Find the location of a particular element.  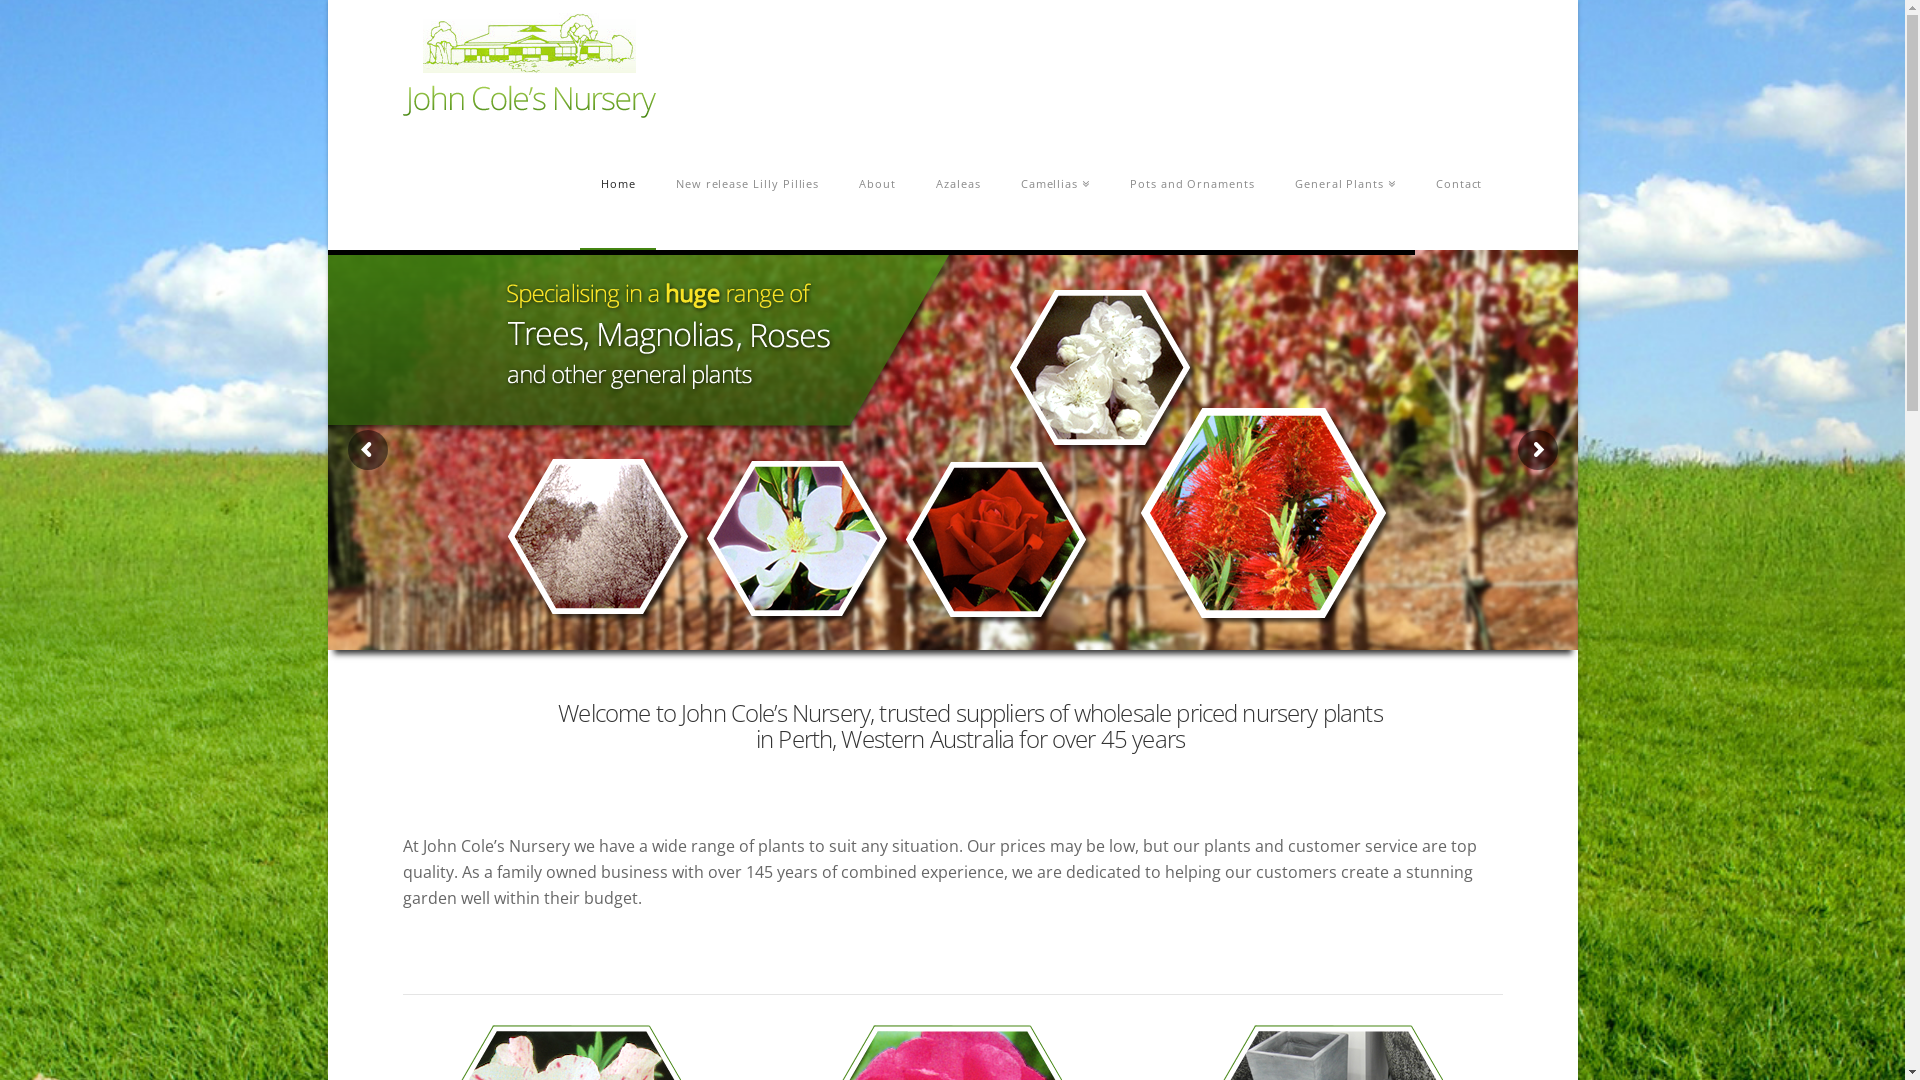

'New release Lilly Pillies' is located at coordinates (746, 182).